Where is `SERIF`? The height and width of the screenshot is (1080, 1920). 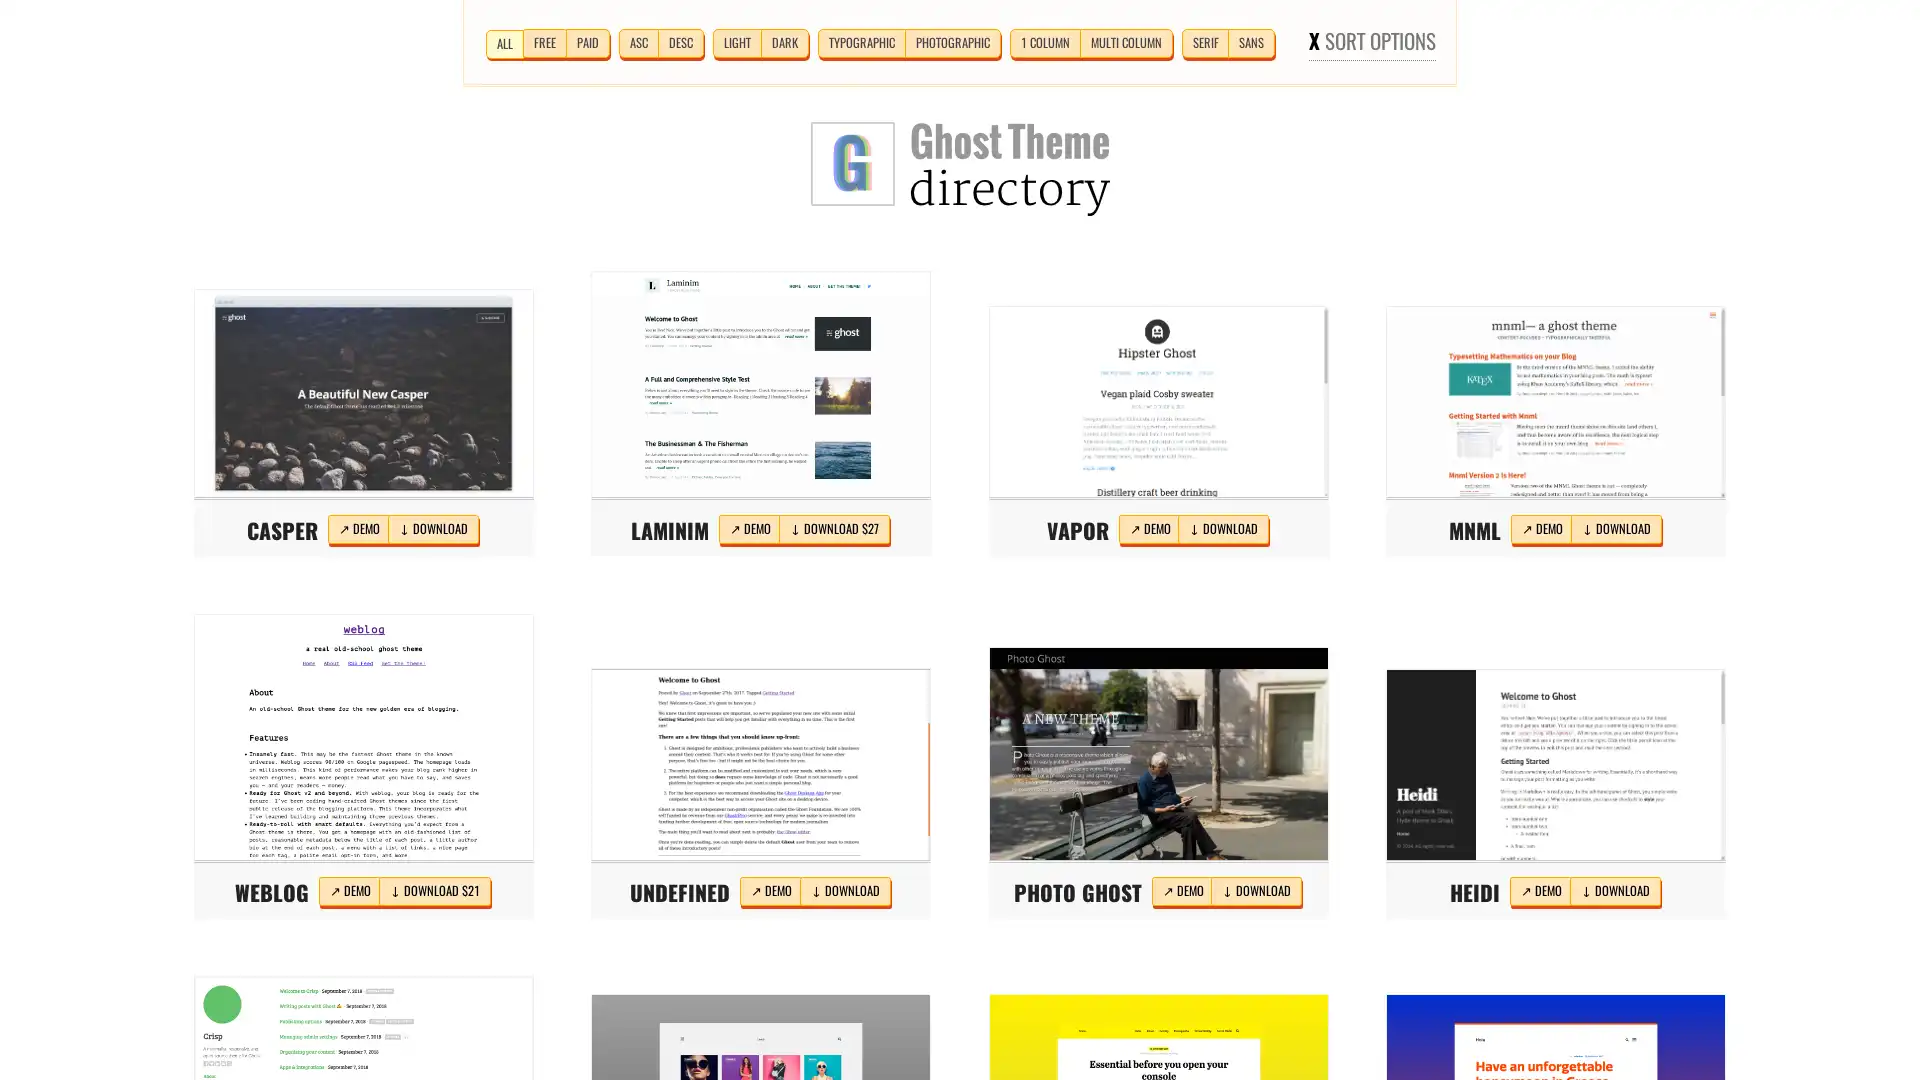
SERIF is located at coordinates (1203, 42).